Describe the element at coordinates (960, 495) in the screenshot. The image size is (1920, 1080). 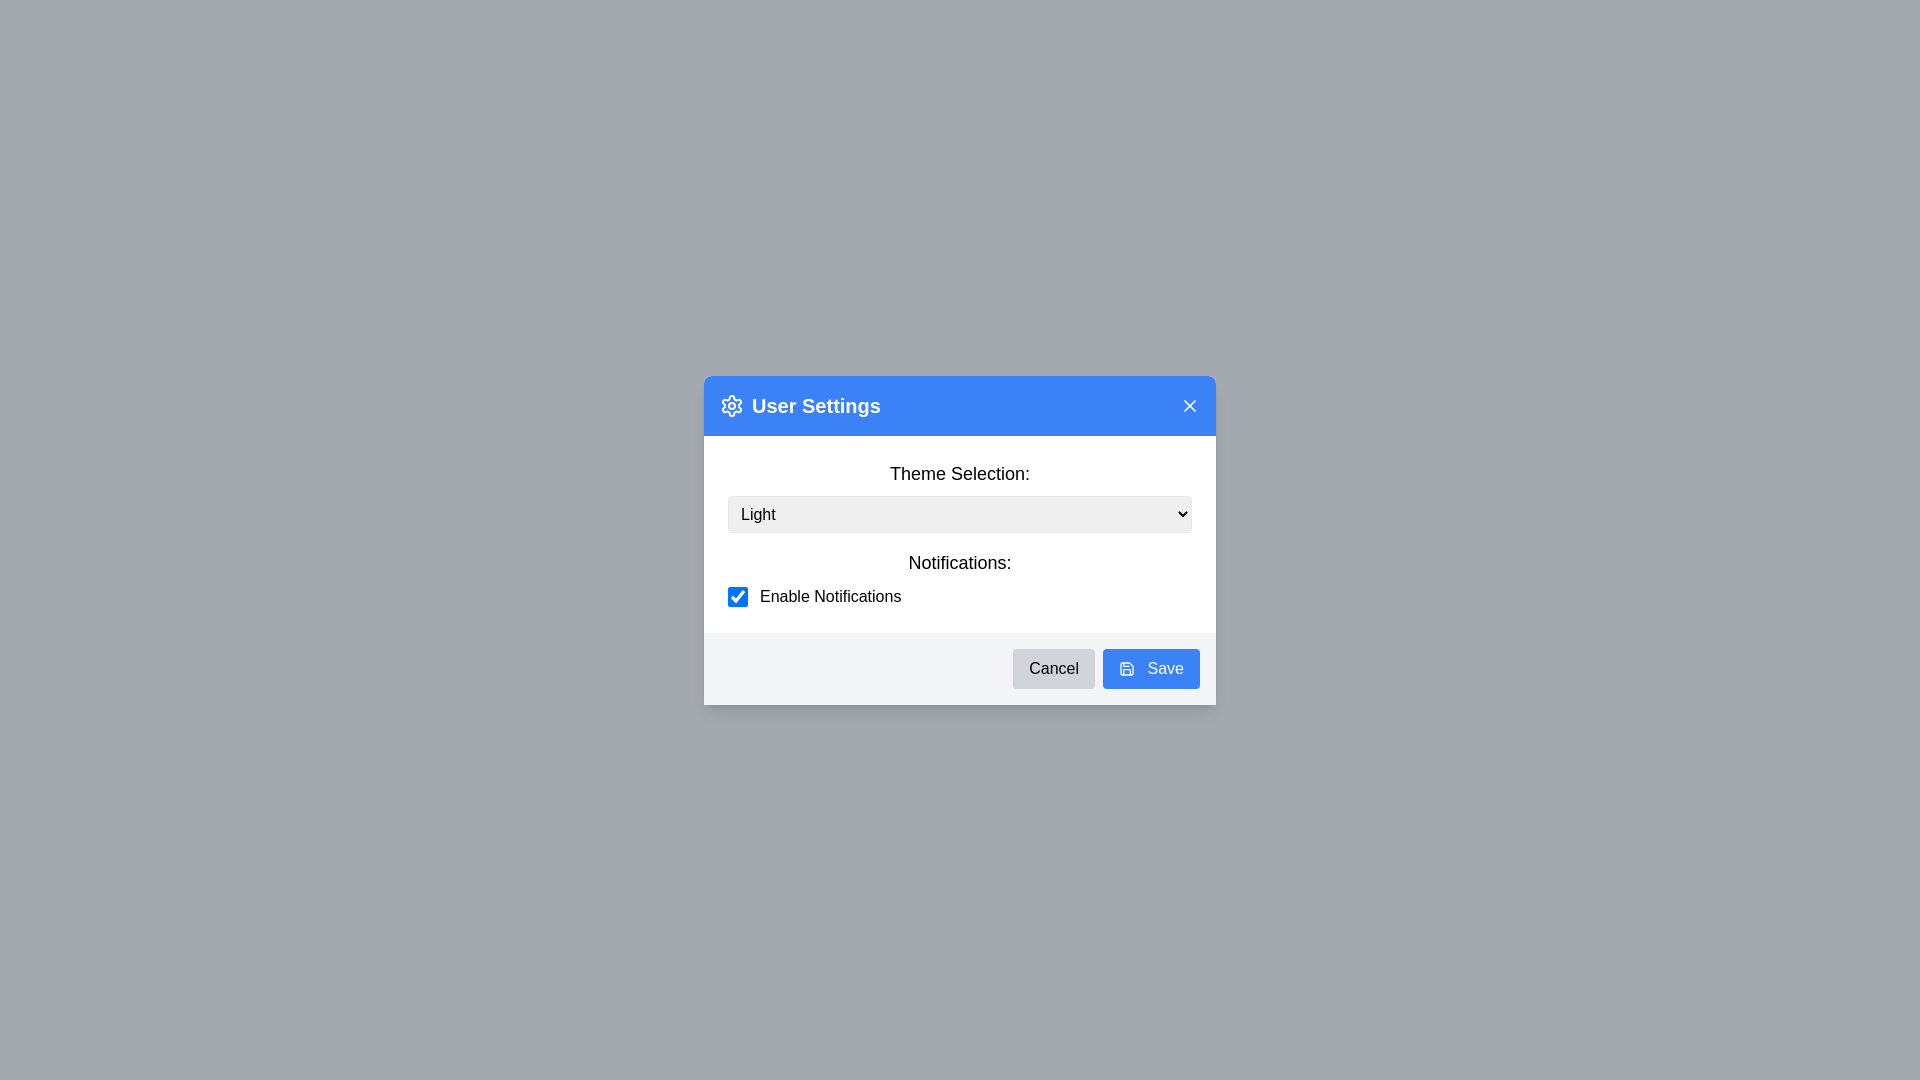
I see `the Dropdown menu for selecting a theme located below the title 'User Settings' in the modal interface` at that location.